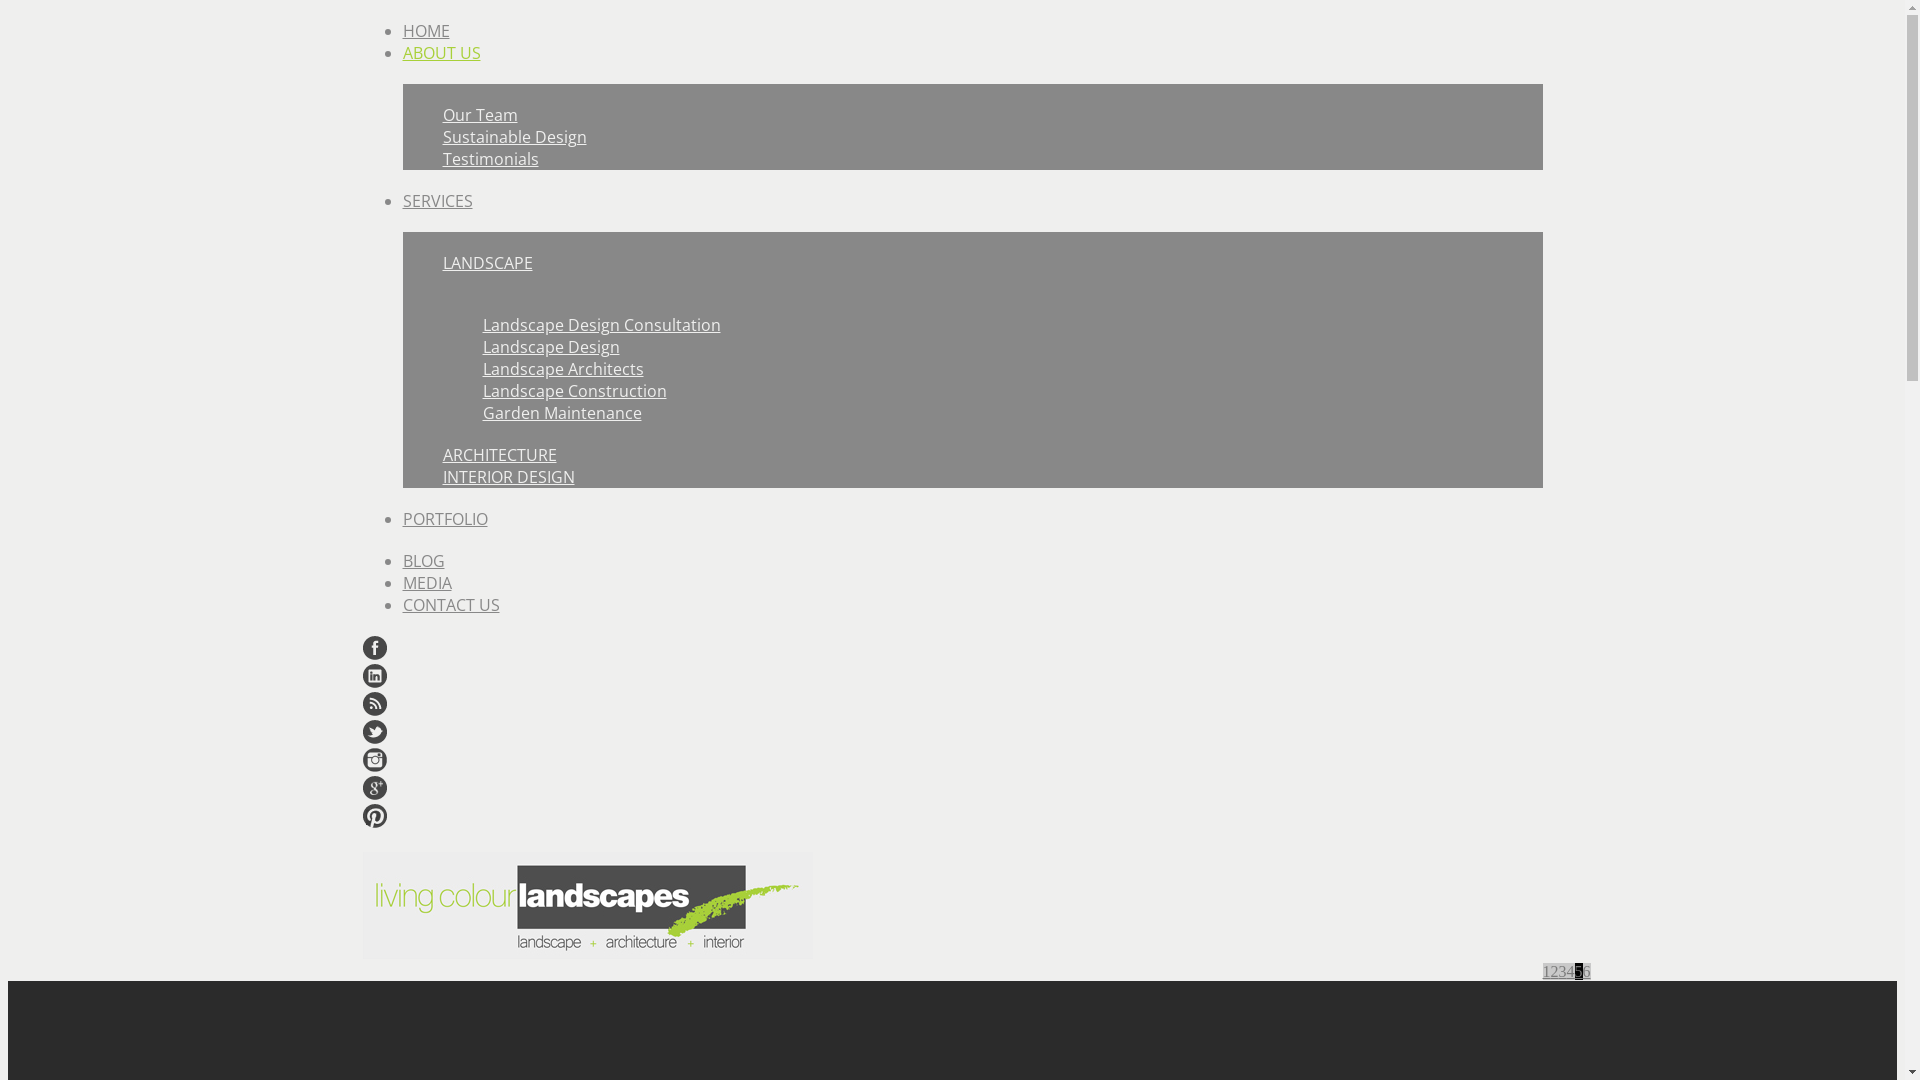 This screenshot has width=1920, height=1080. I want to click on 'MEDIA', so click(425, 582).